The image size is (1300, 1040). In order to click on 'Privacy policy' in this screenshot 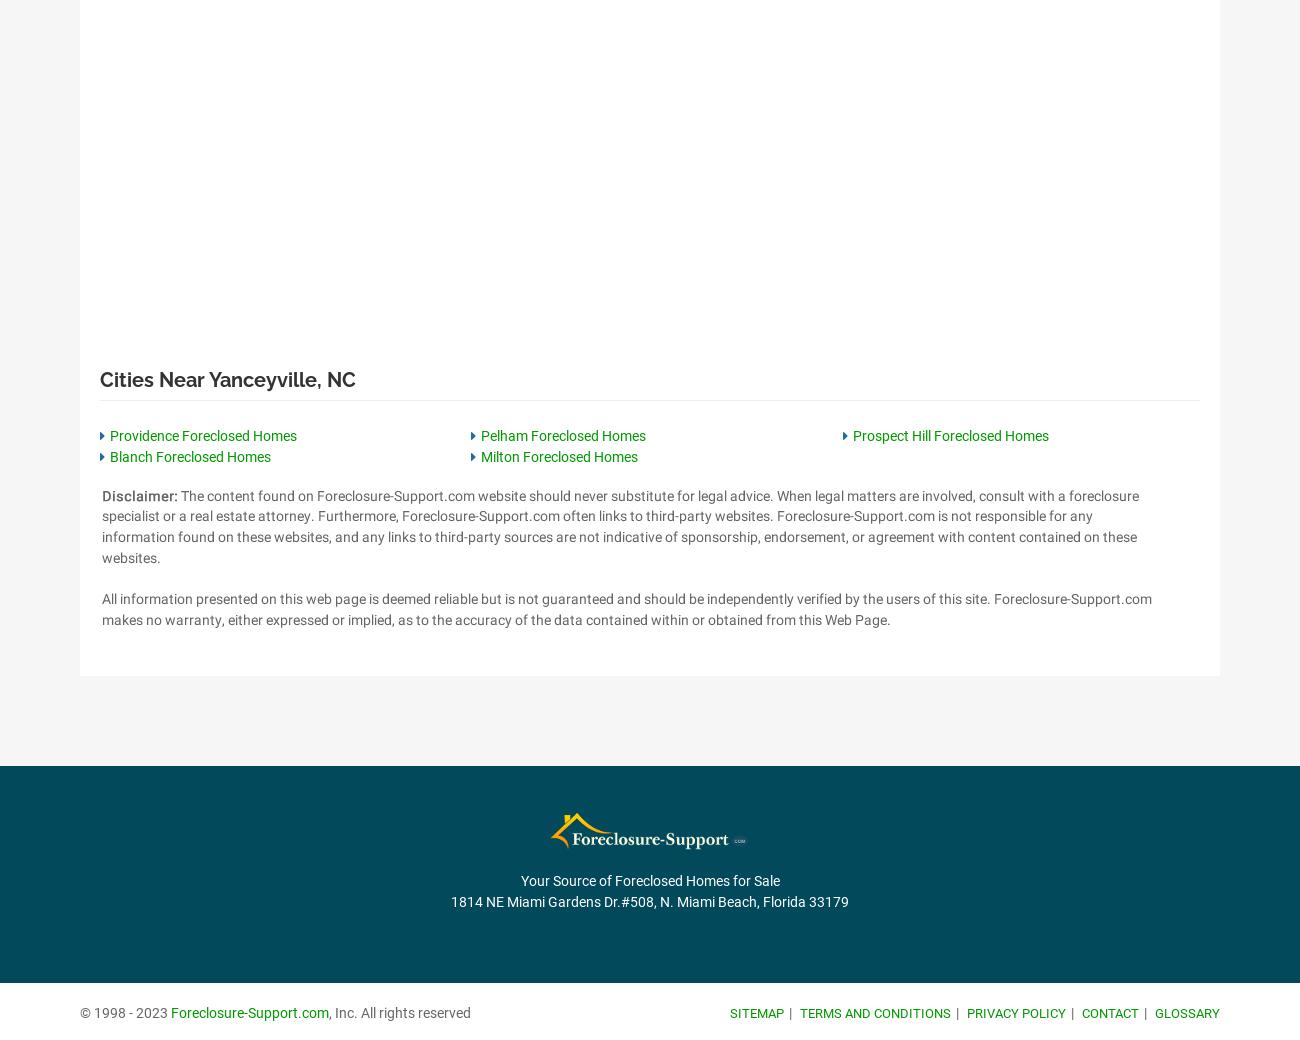, I will do `click(1015, 1012)`.